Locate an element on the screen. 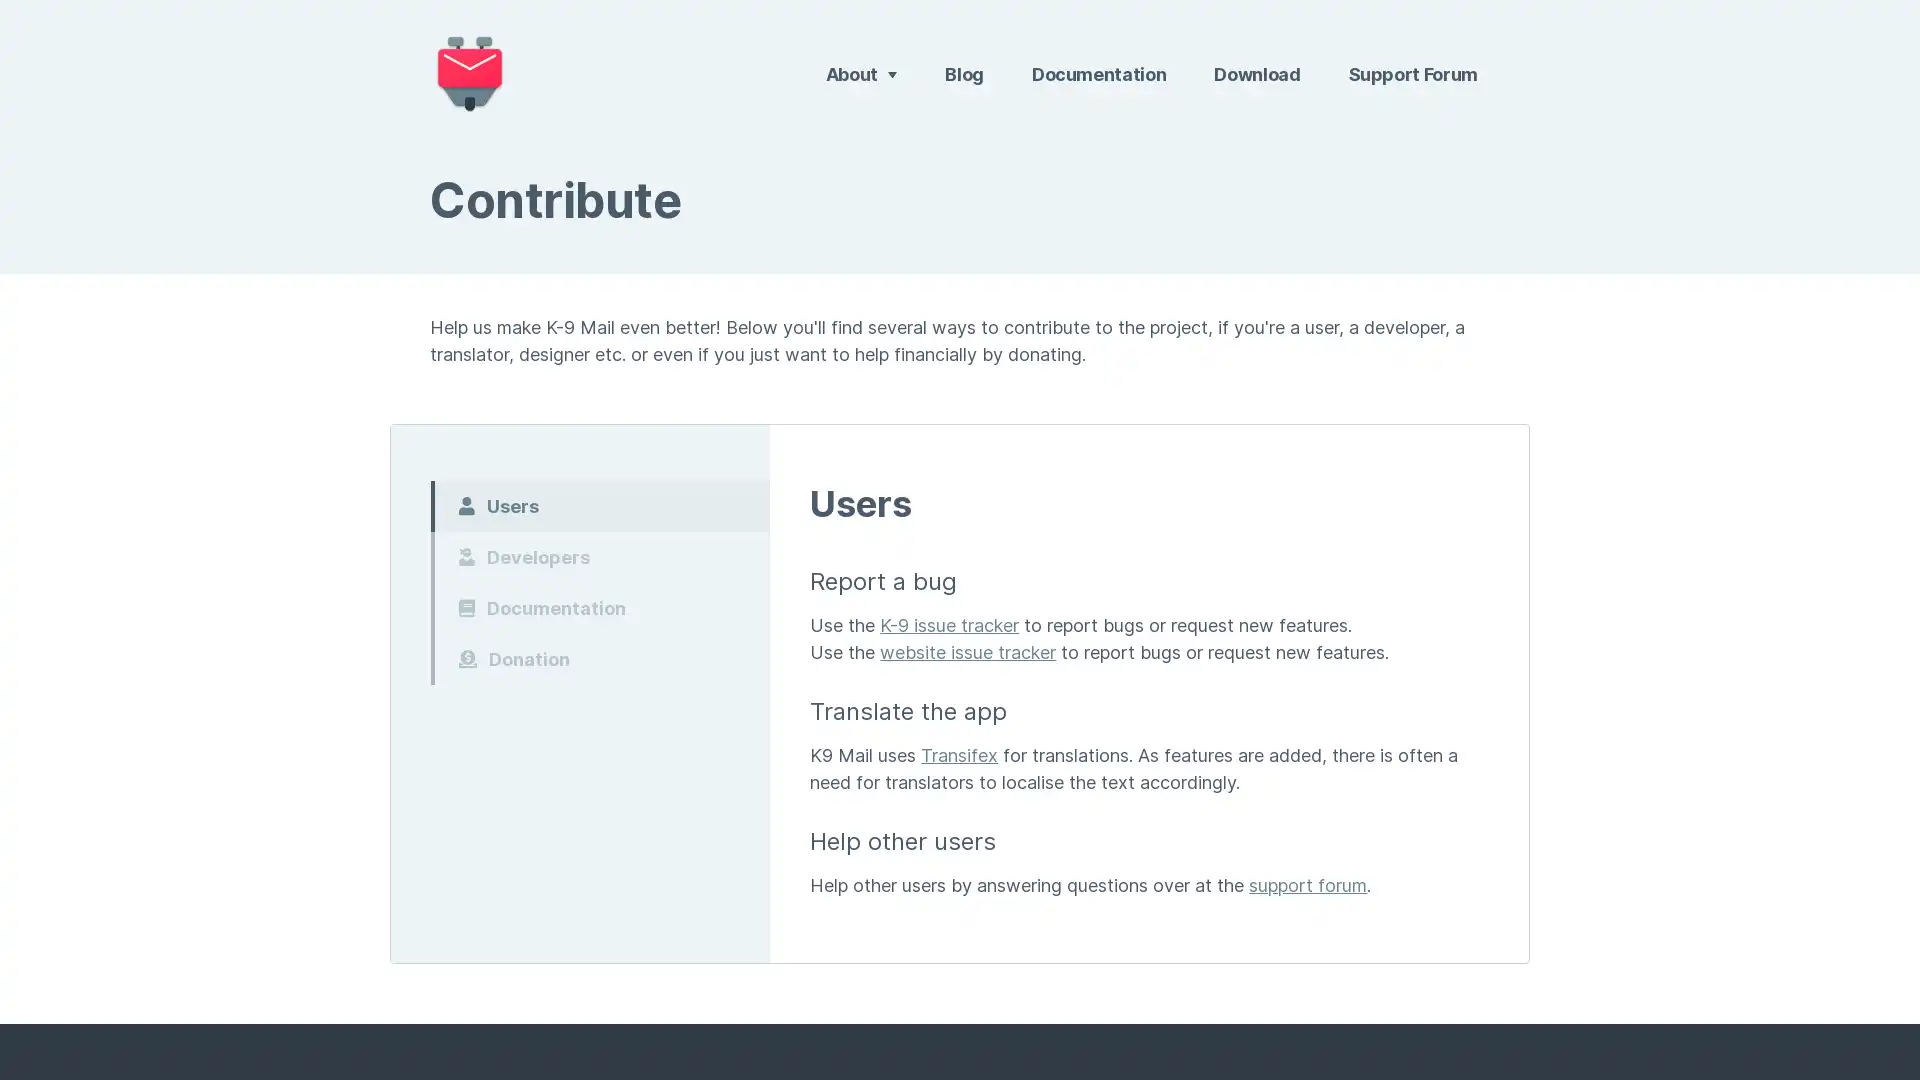 The height and width of the screenshot is (1080, 1920). Developers is located at coordinates (599, 556).